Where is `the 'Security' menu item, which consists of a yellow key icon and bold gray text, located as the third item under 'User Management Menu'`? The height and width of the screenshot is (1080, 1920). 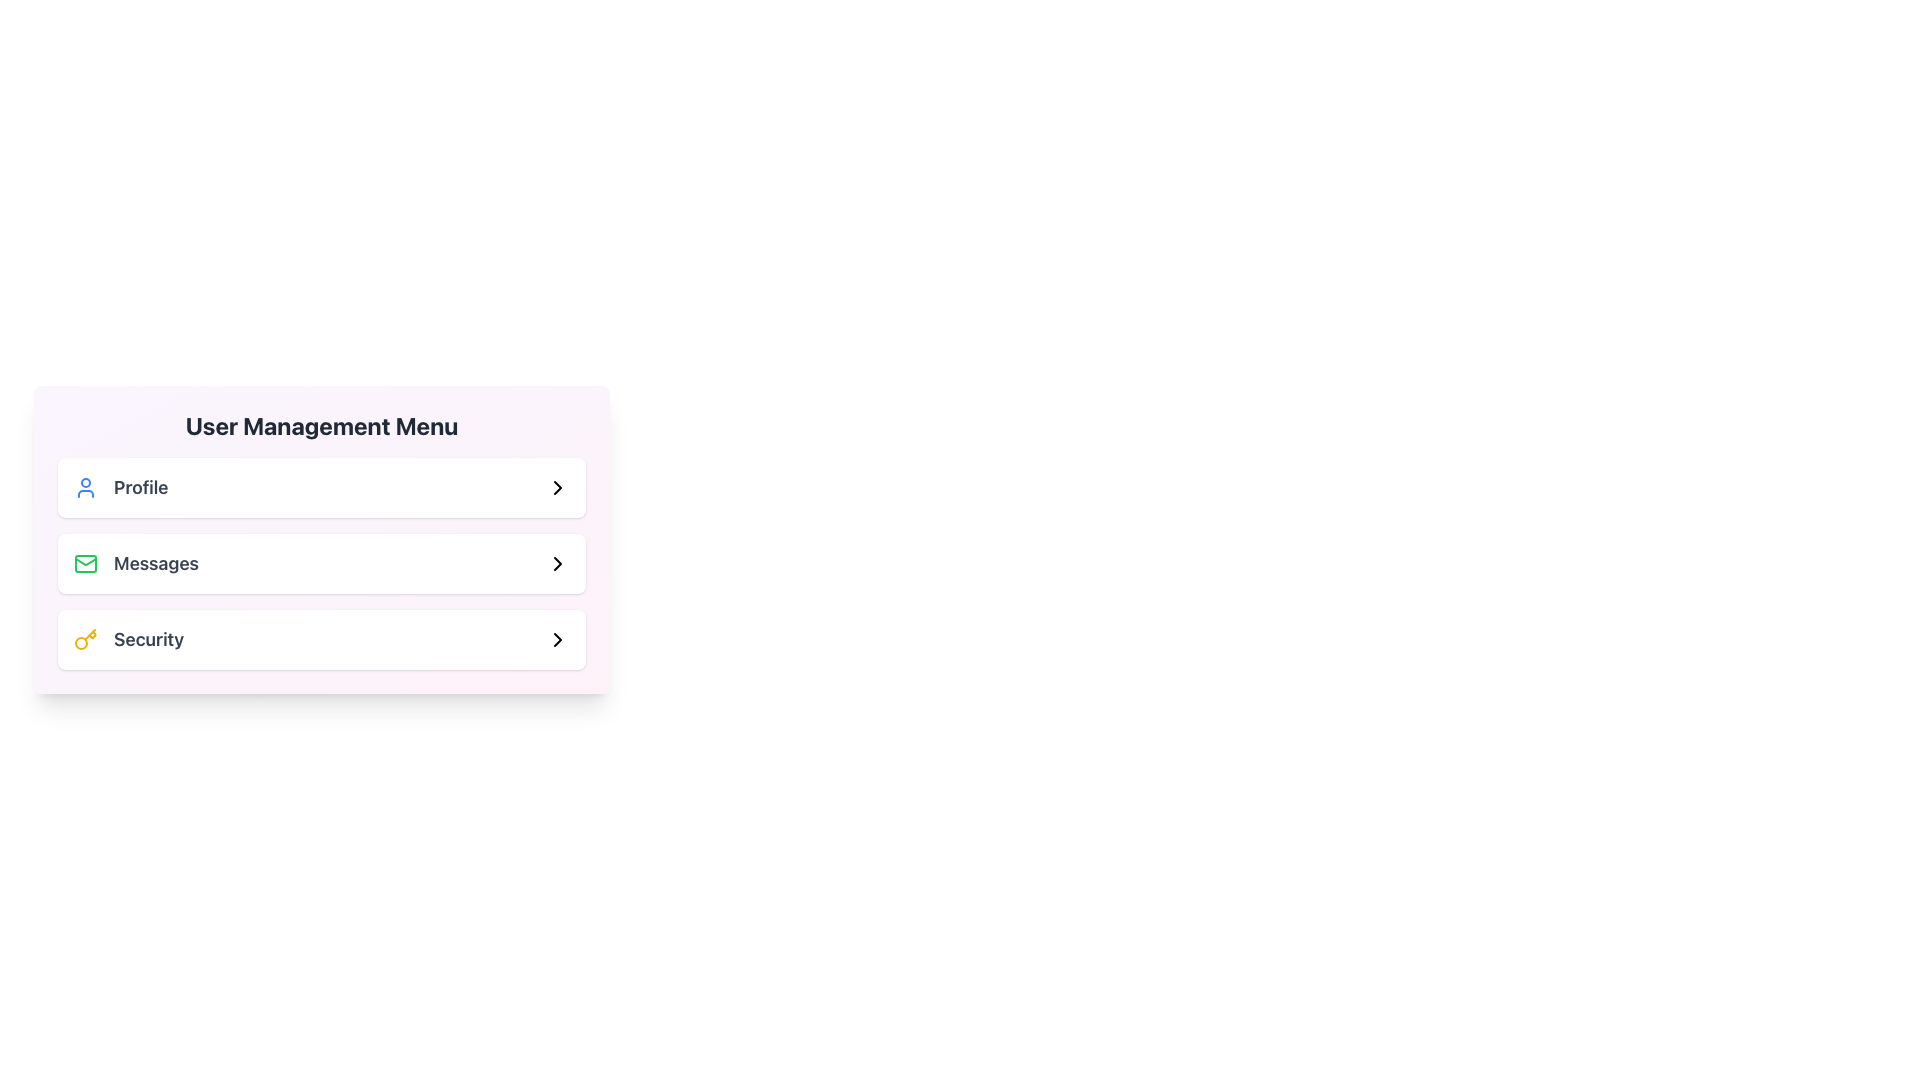 the 'Security' menu item, which consists of a yellow key icon and bold gray text, located as the third item under 'User Management Menu' is located at coordinates (128, 640).